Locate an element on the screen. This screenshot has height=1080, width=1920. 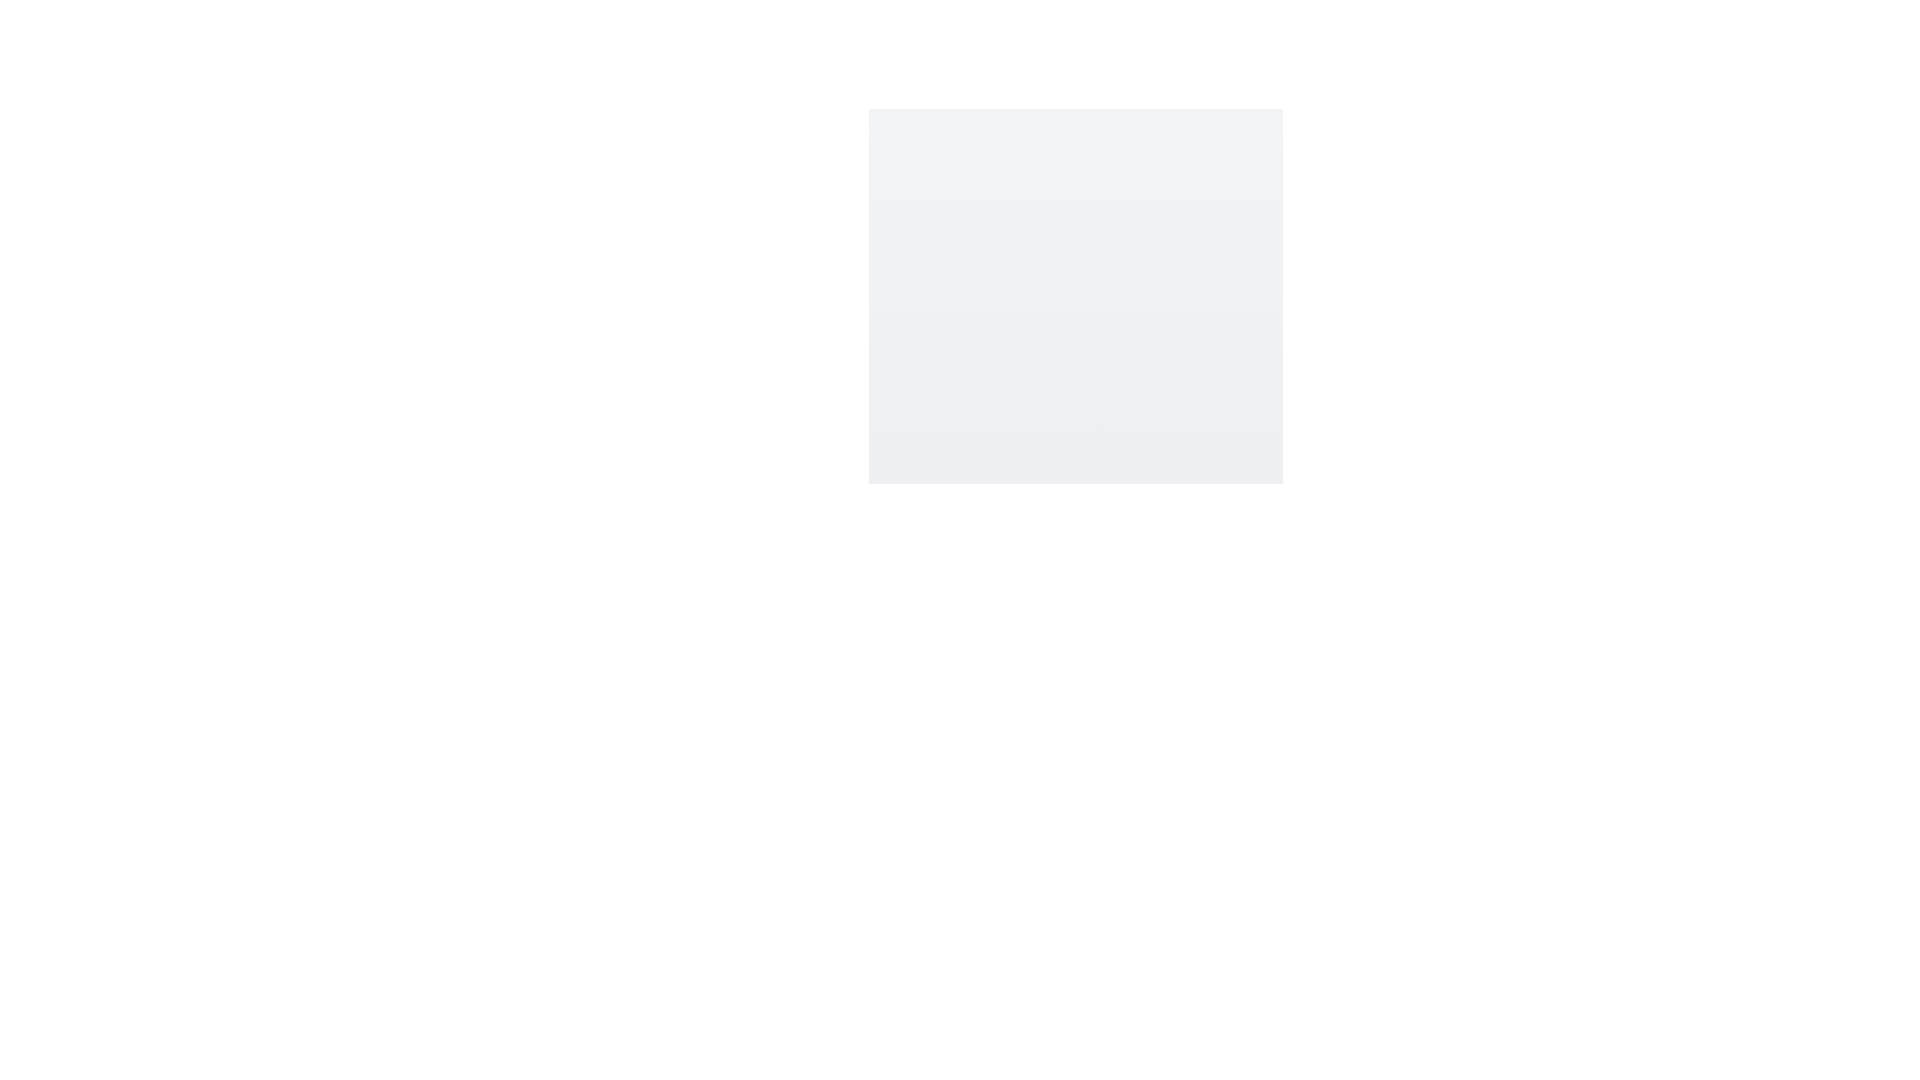
the close button of the feedback dialog is located at coordinates (1246, 531).